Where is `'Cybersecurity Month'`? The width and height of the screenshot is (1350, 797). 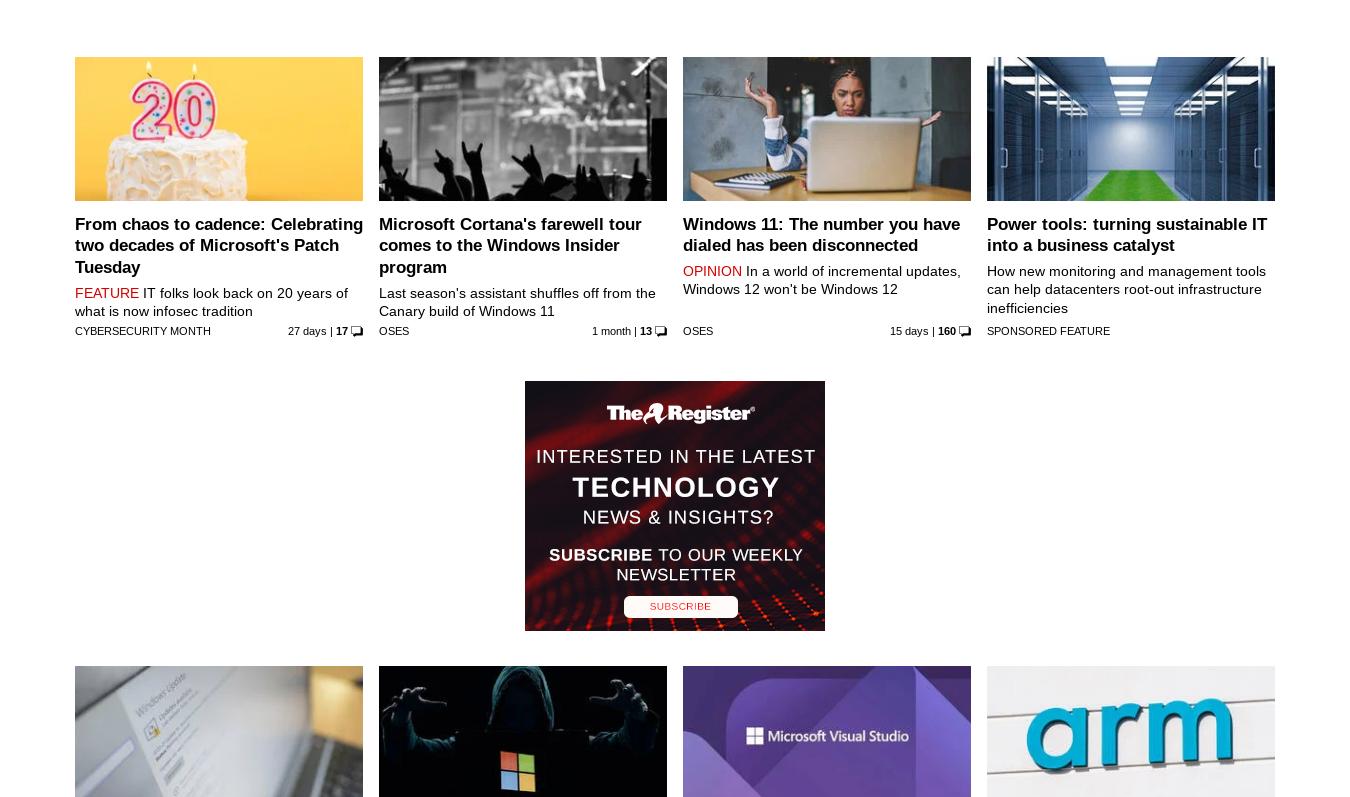
'Cybersecurity Month' is located at coordinates (142, 329).